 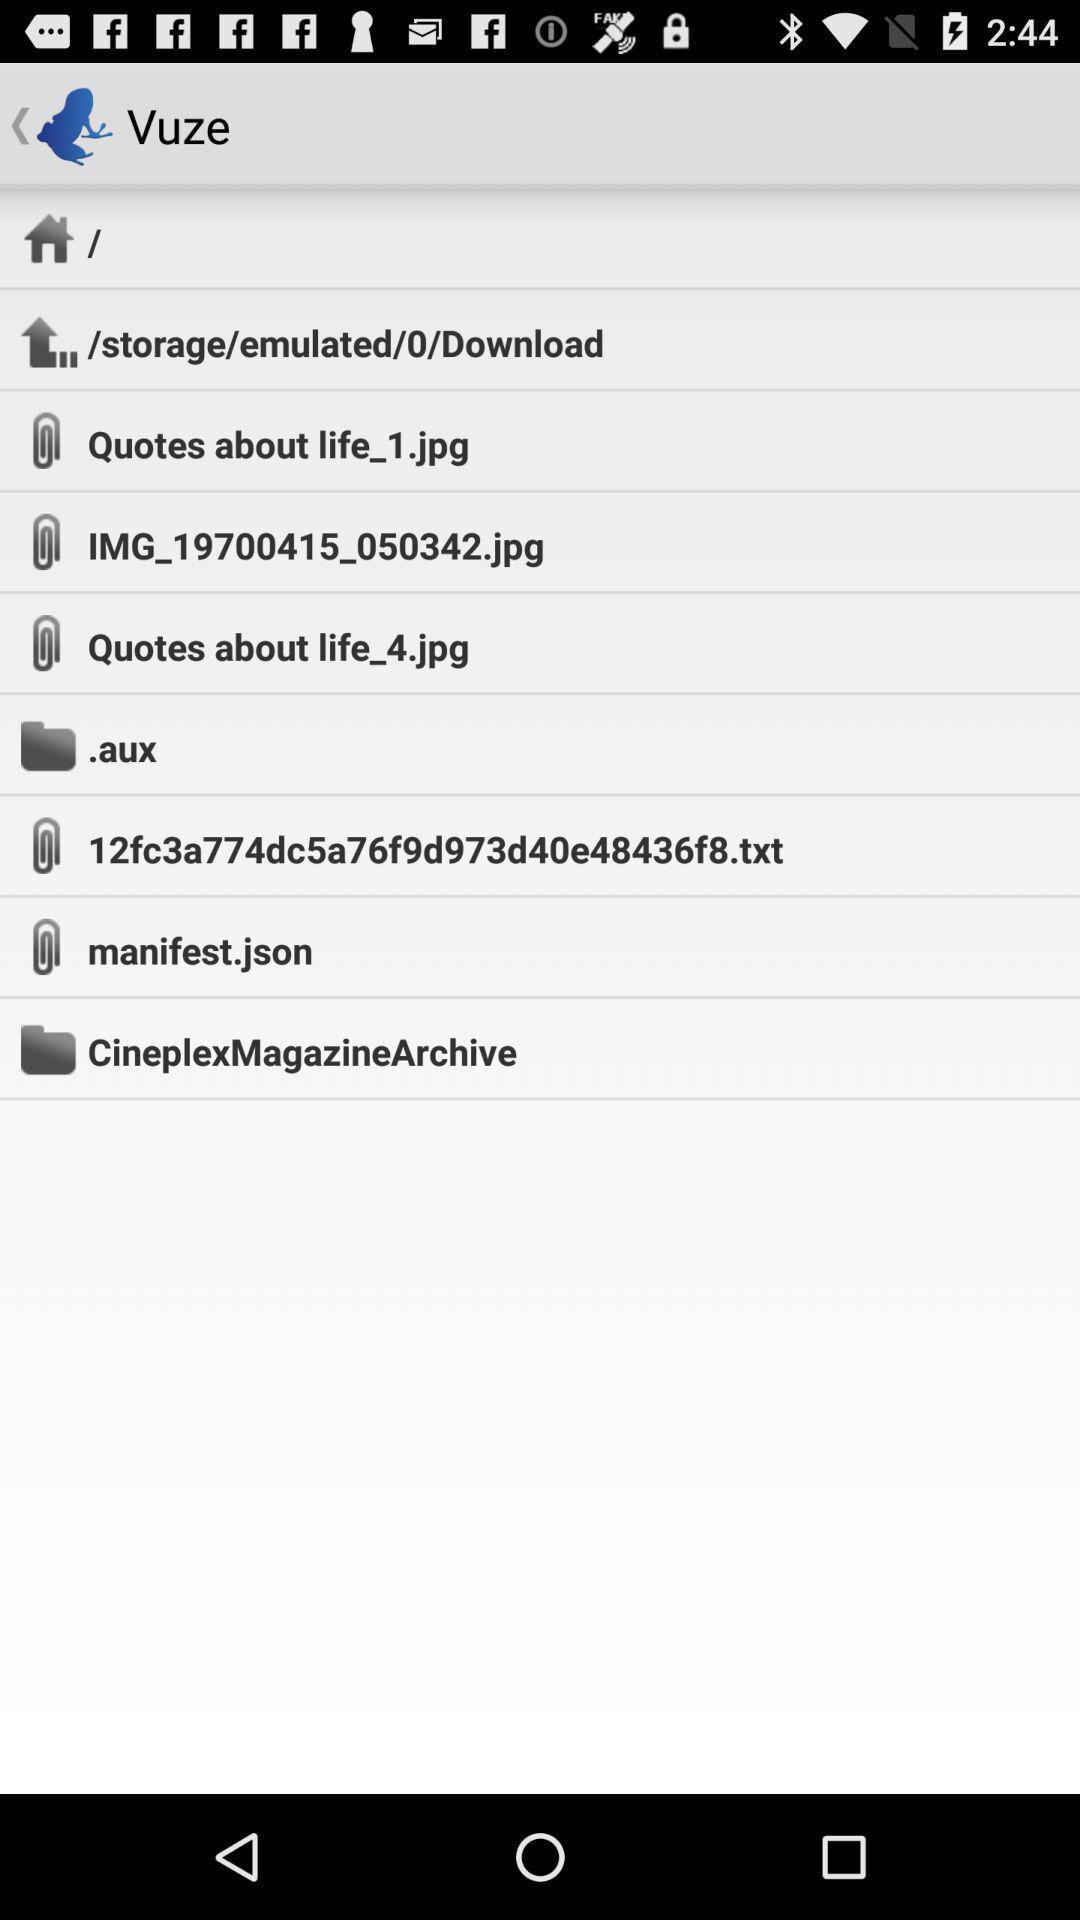 I want to click on / app, so click(x=94, y=240).